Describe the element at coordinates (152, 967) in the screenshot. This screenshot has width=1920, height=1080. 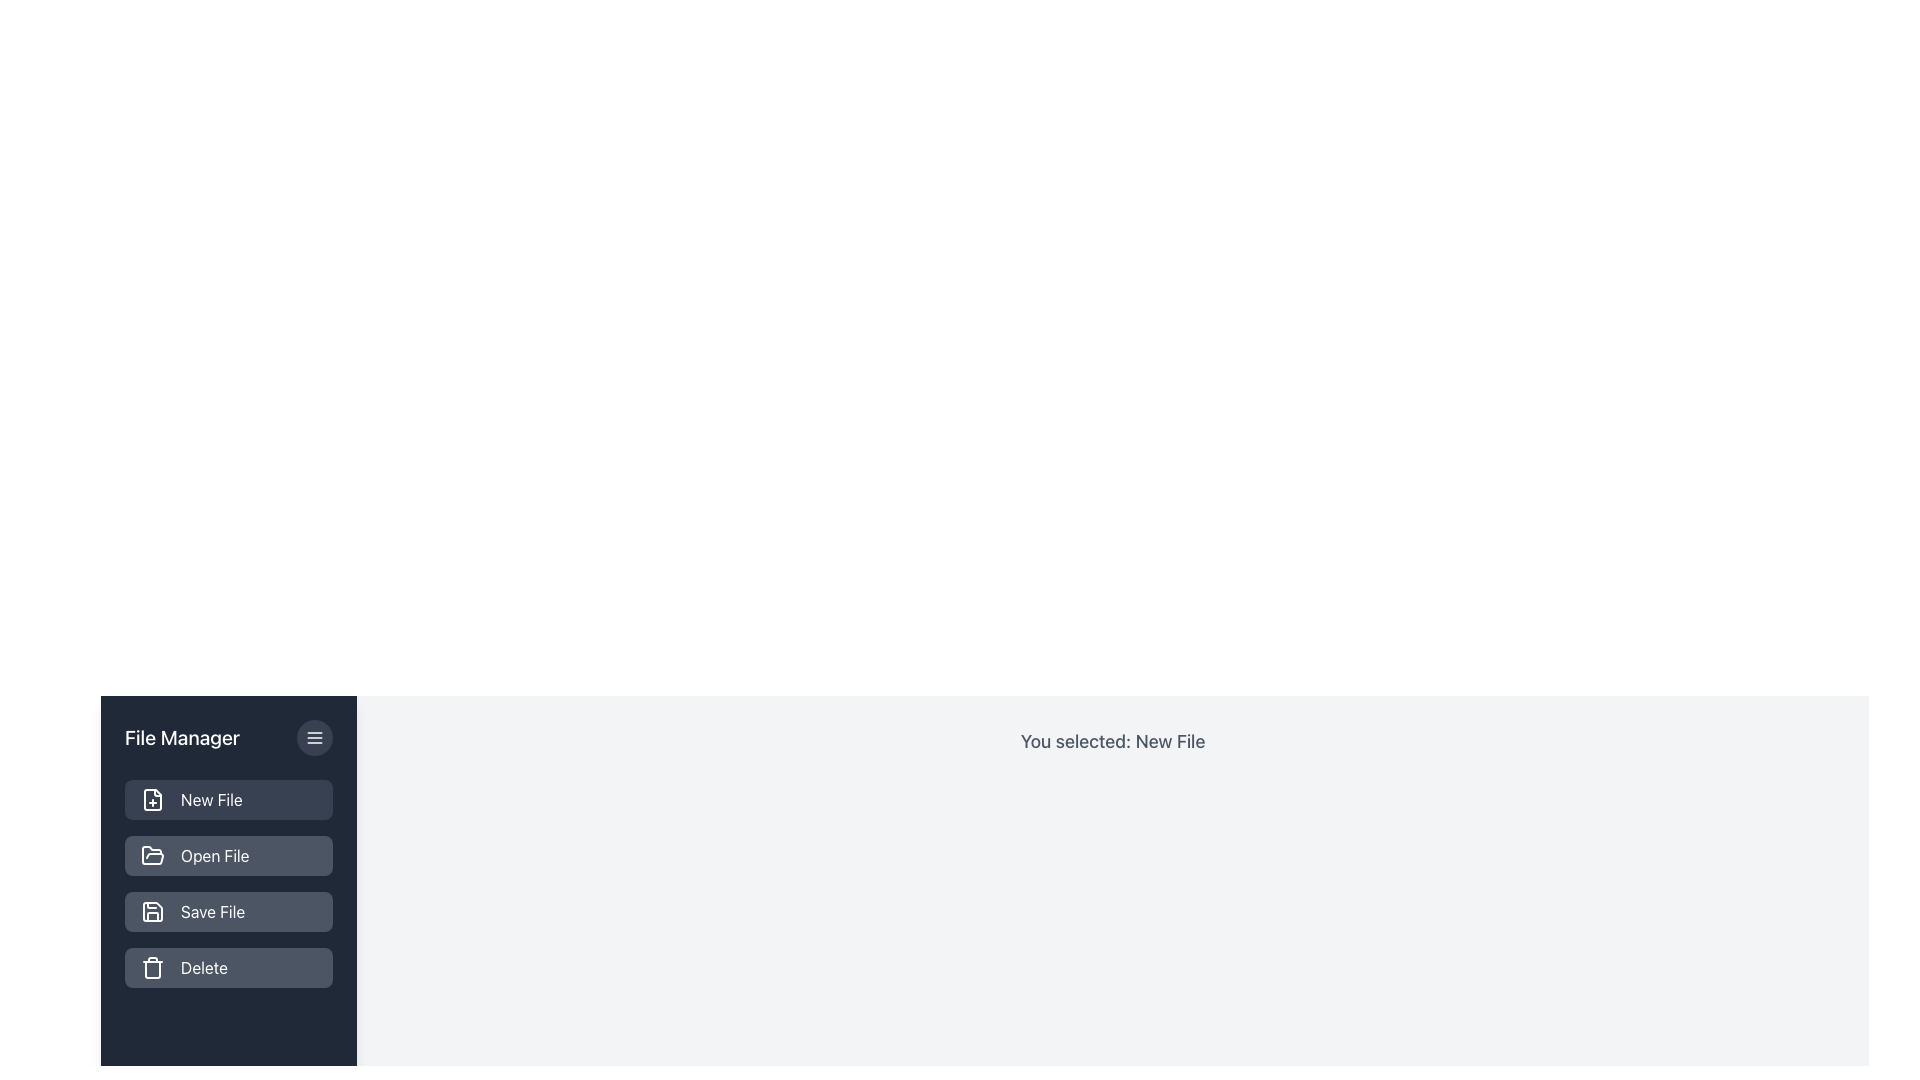
I see `the 'Delete' button, which contains a trash can icon on its left side and is the fourth item in a vertically stacked menu` at that location.